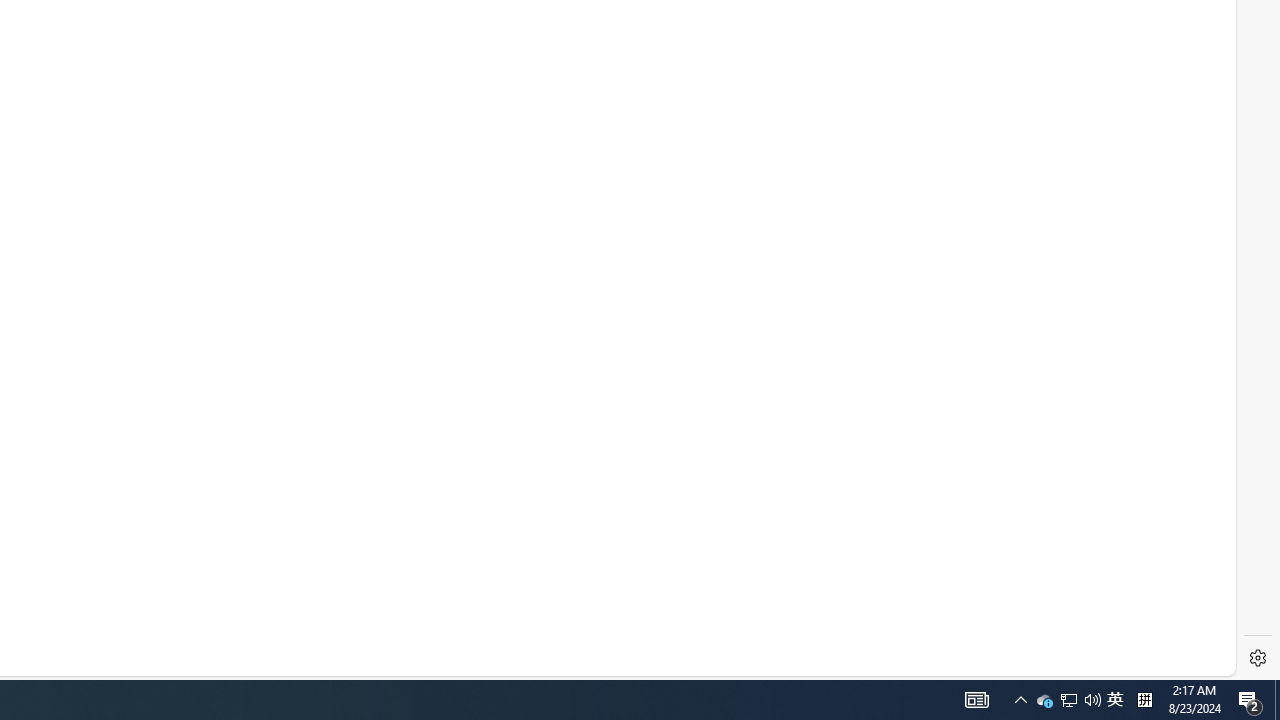  Describe the element at coordinates (1257, 658) in the screenshot. I see `'Settings'` at that location.